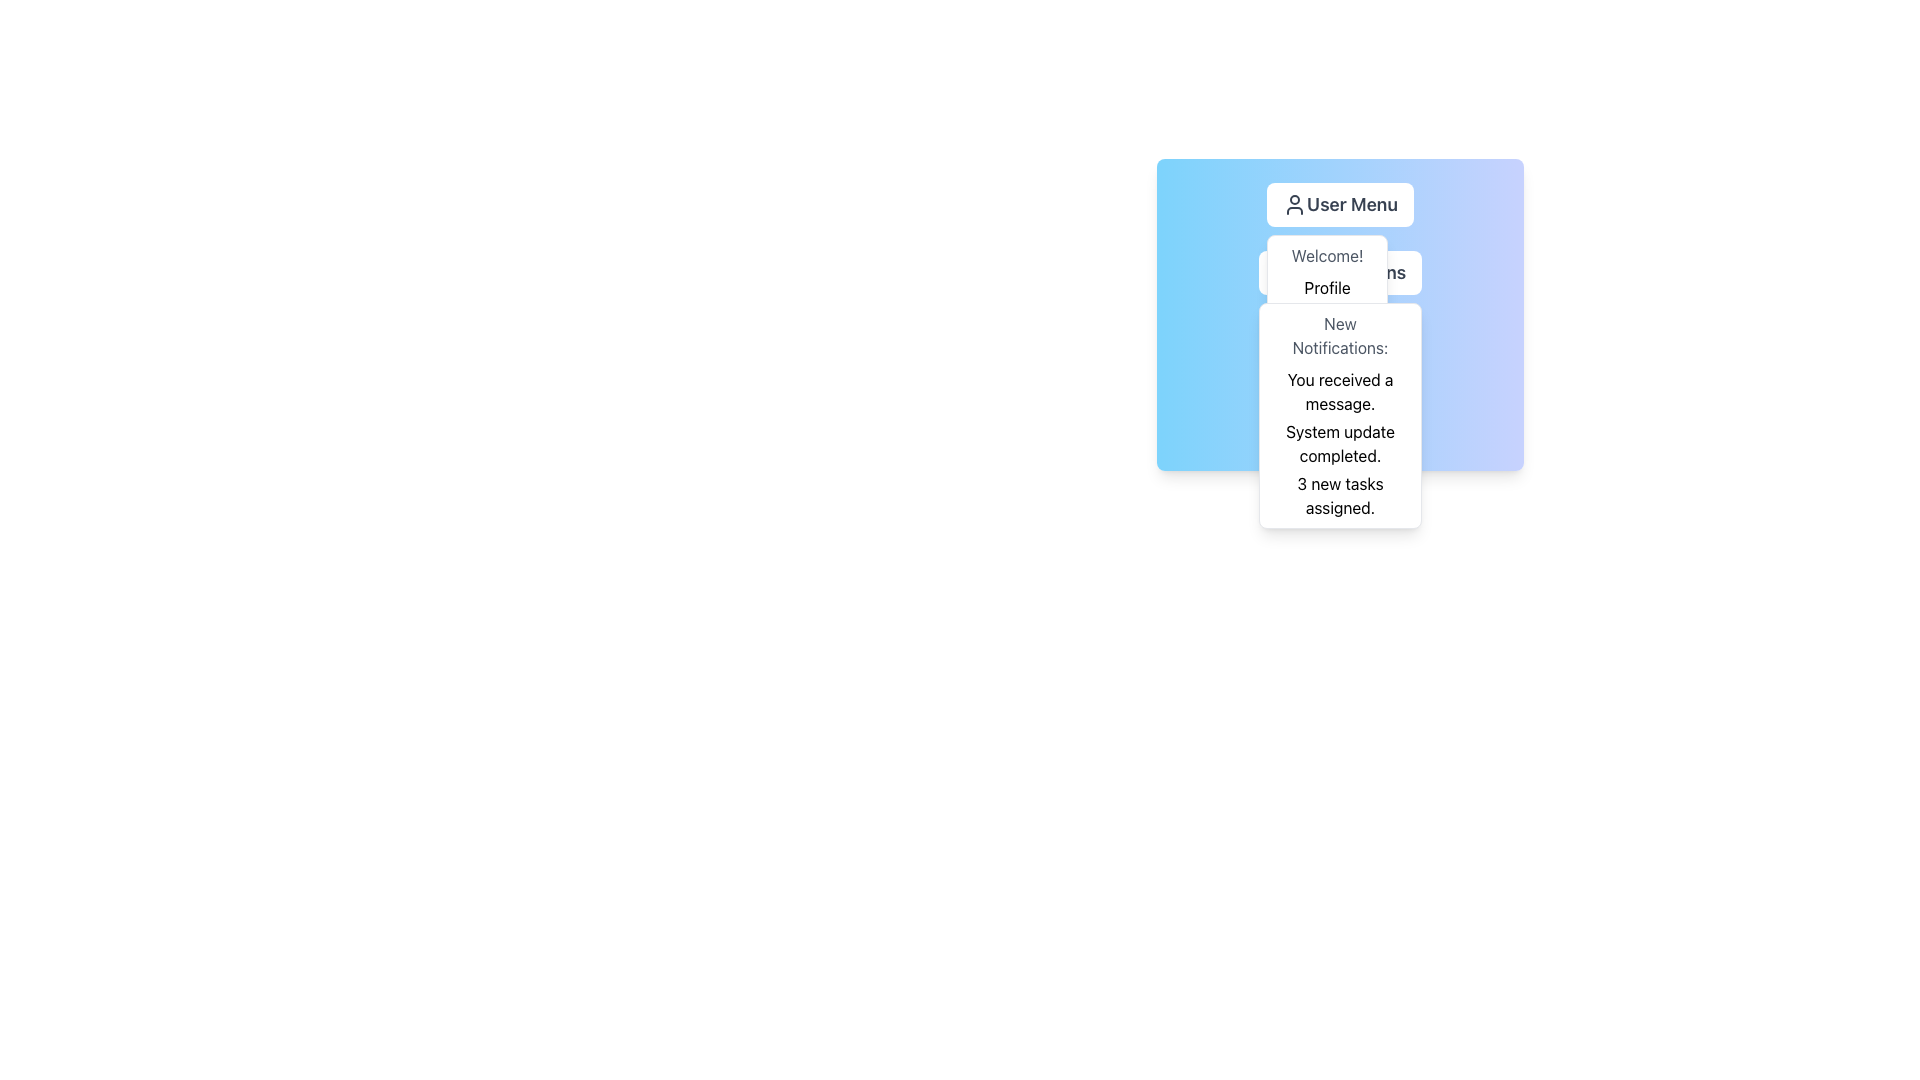  What do you see at coordinates (1340, 426) in the screenshot?
I see `the gear/cogwheel icon representing settings` at bounding box center [1340, 426].